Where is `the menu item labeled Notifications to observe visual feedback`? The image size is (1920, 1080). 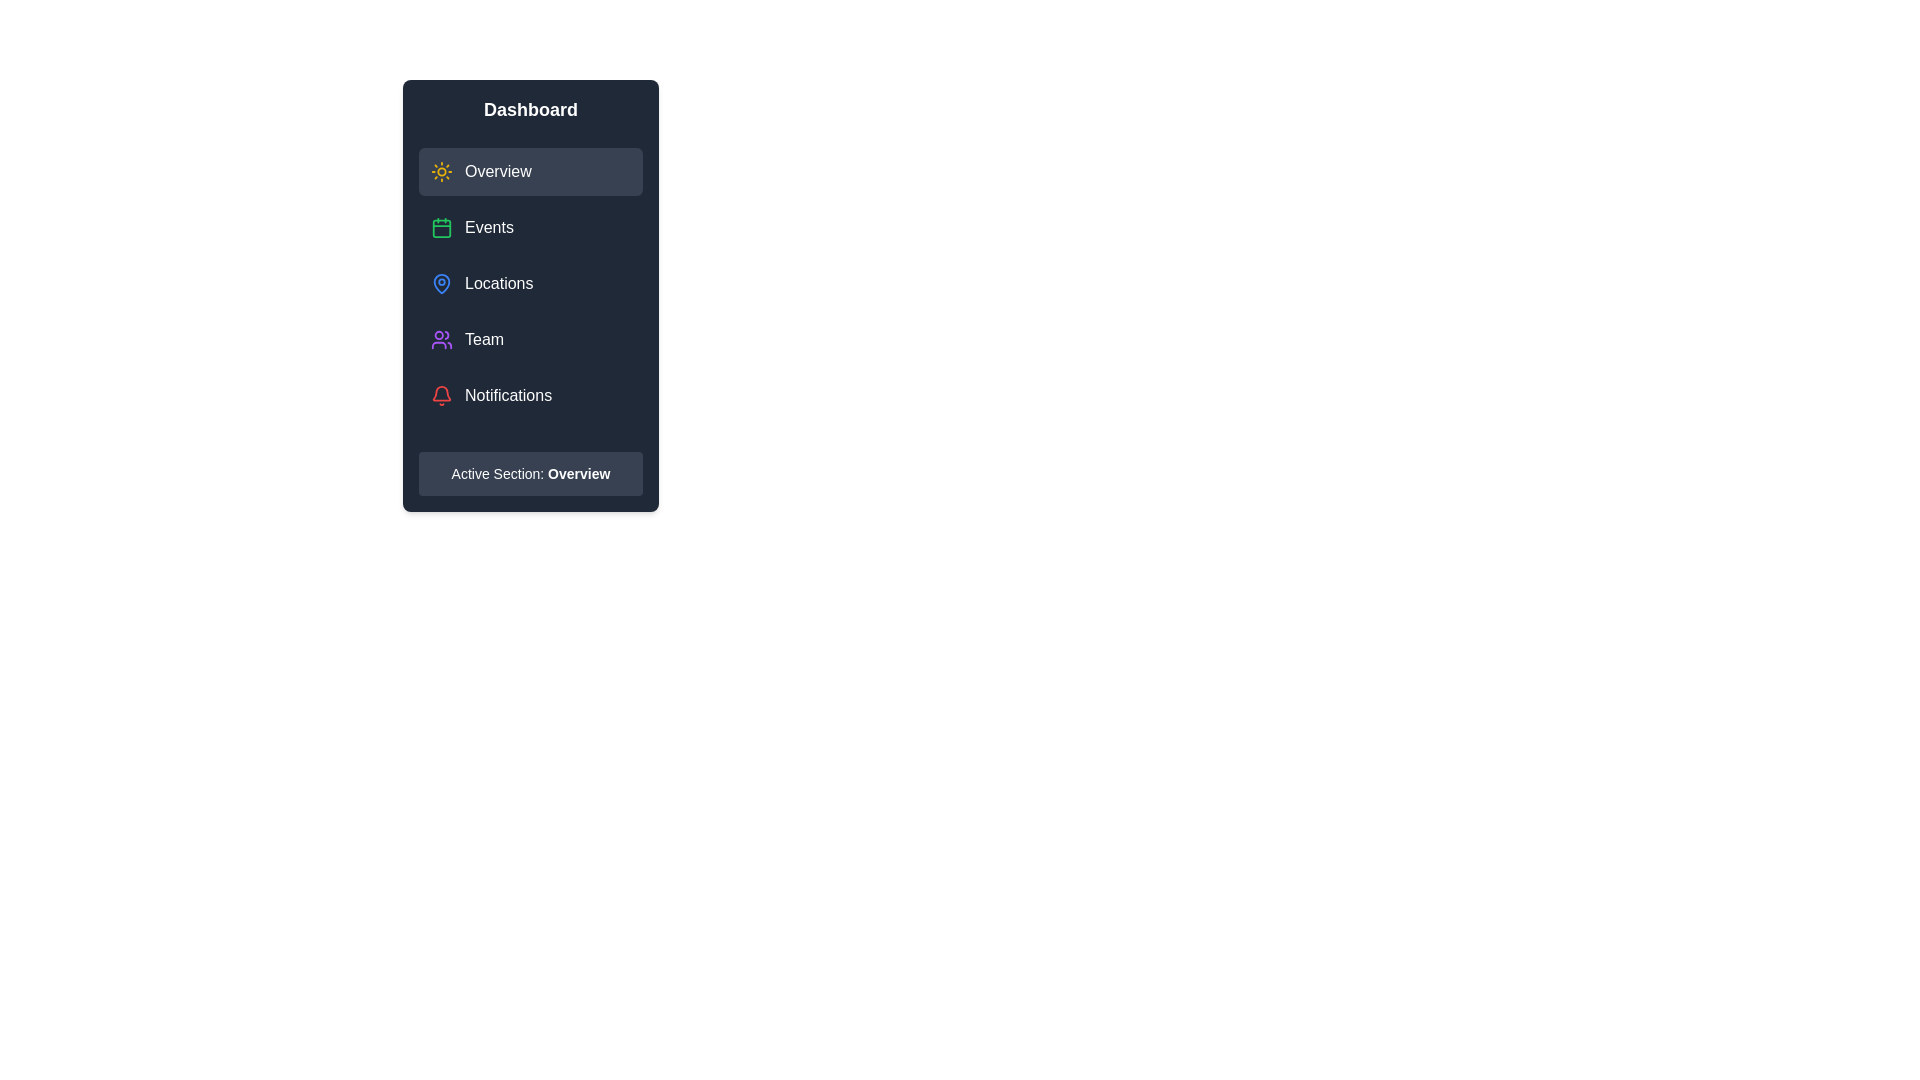 the menu item labeled Notifications to observe visual feedback is located at coordinates (531, 396).